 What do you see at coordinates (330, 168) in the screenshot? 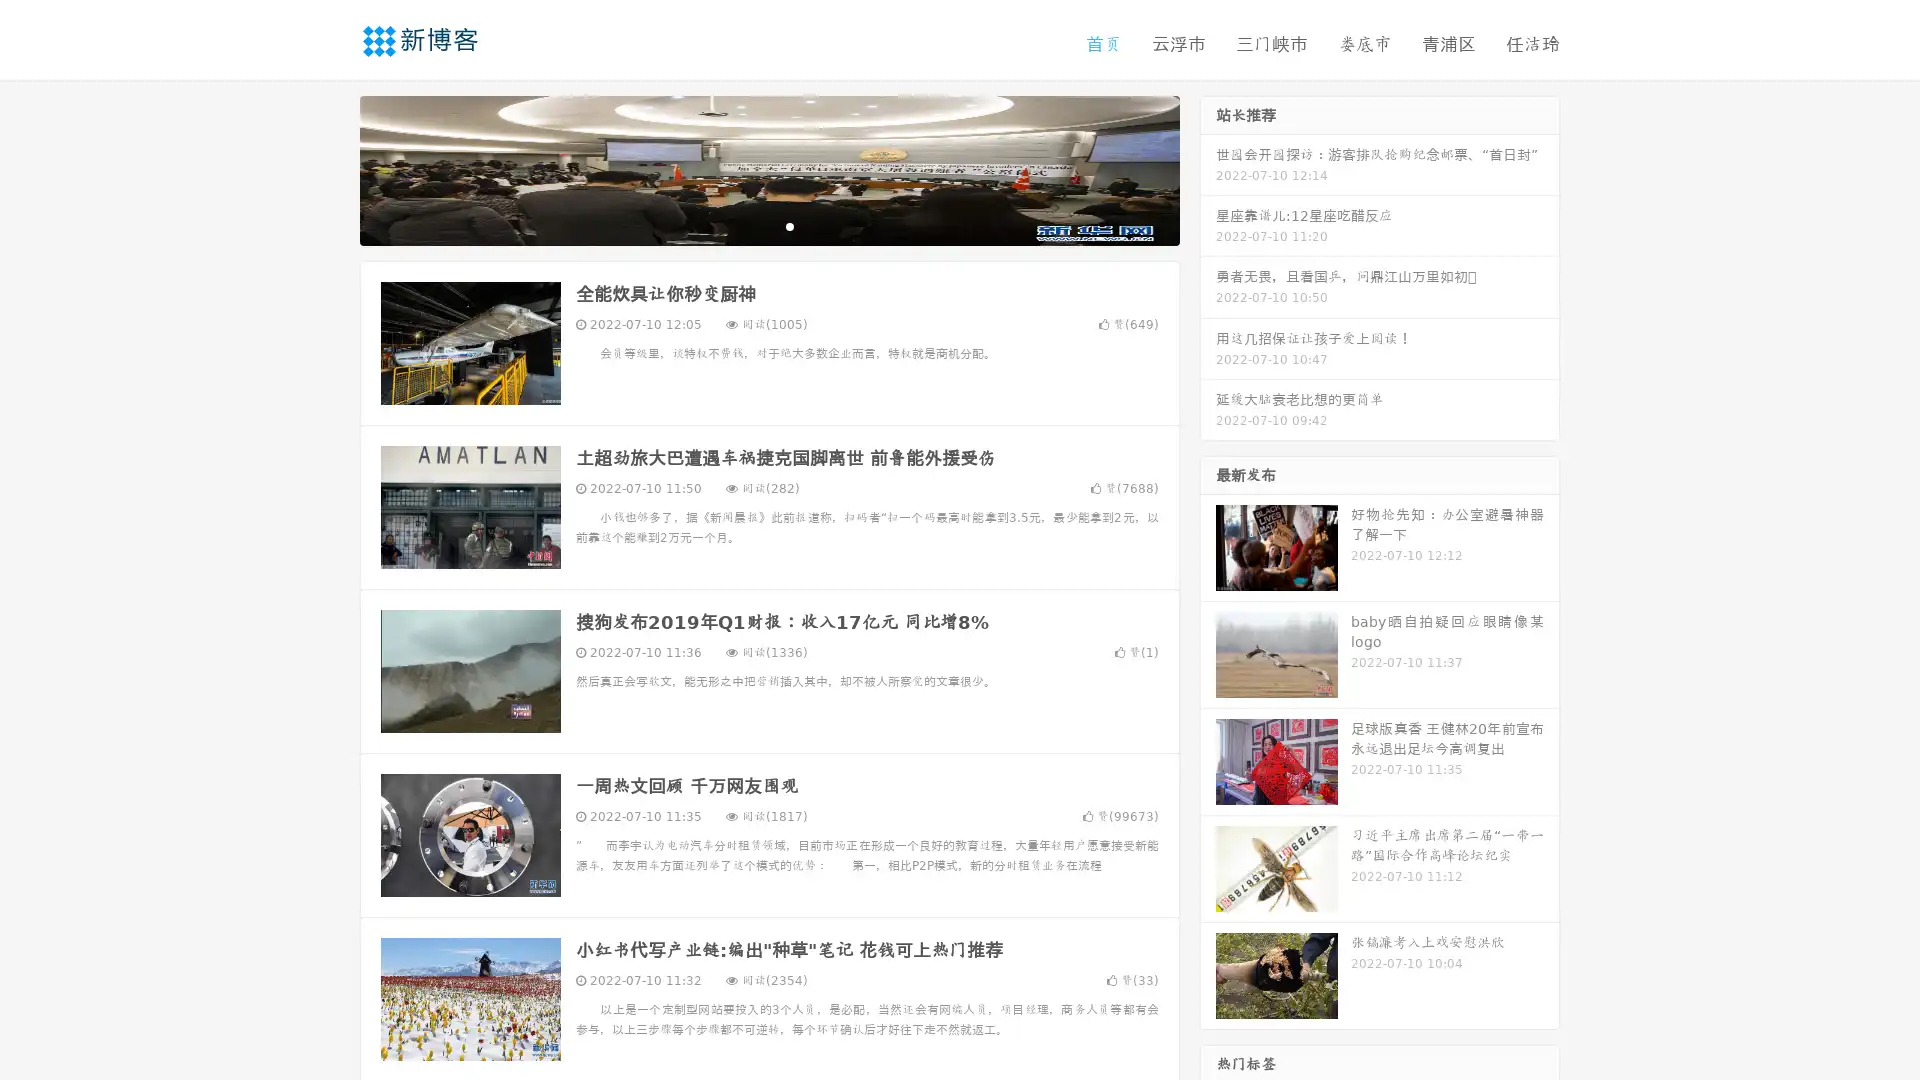
I see `Previous slide` at bounding box center [330, 168].